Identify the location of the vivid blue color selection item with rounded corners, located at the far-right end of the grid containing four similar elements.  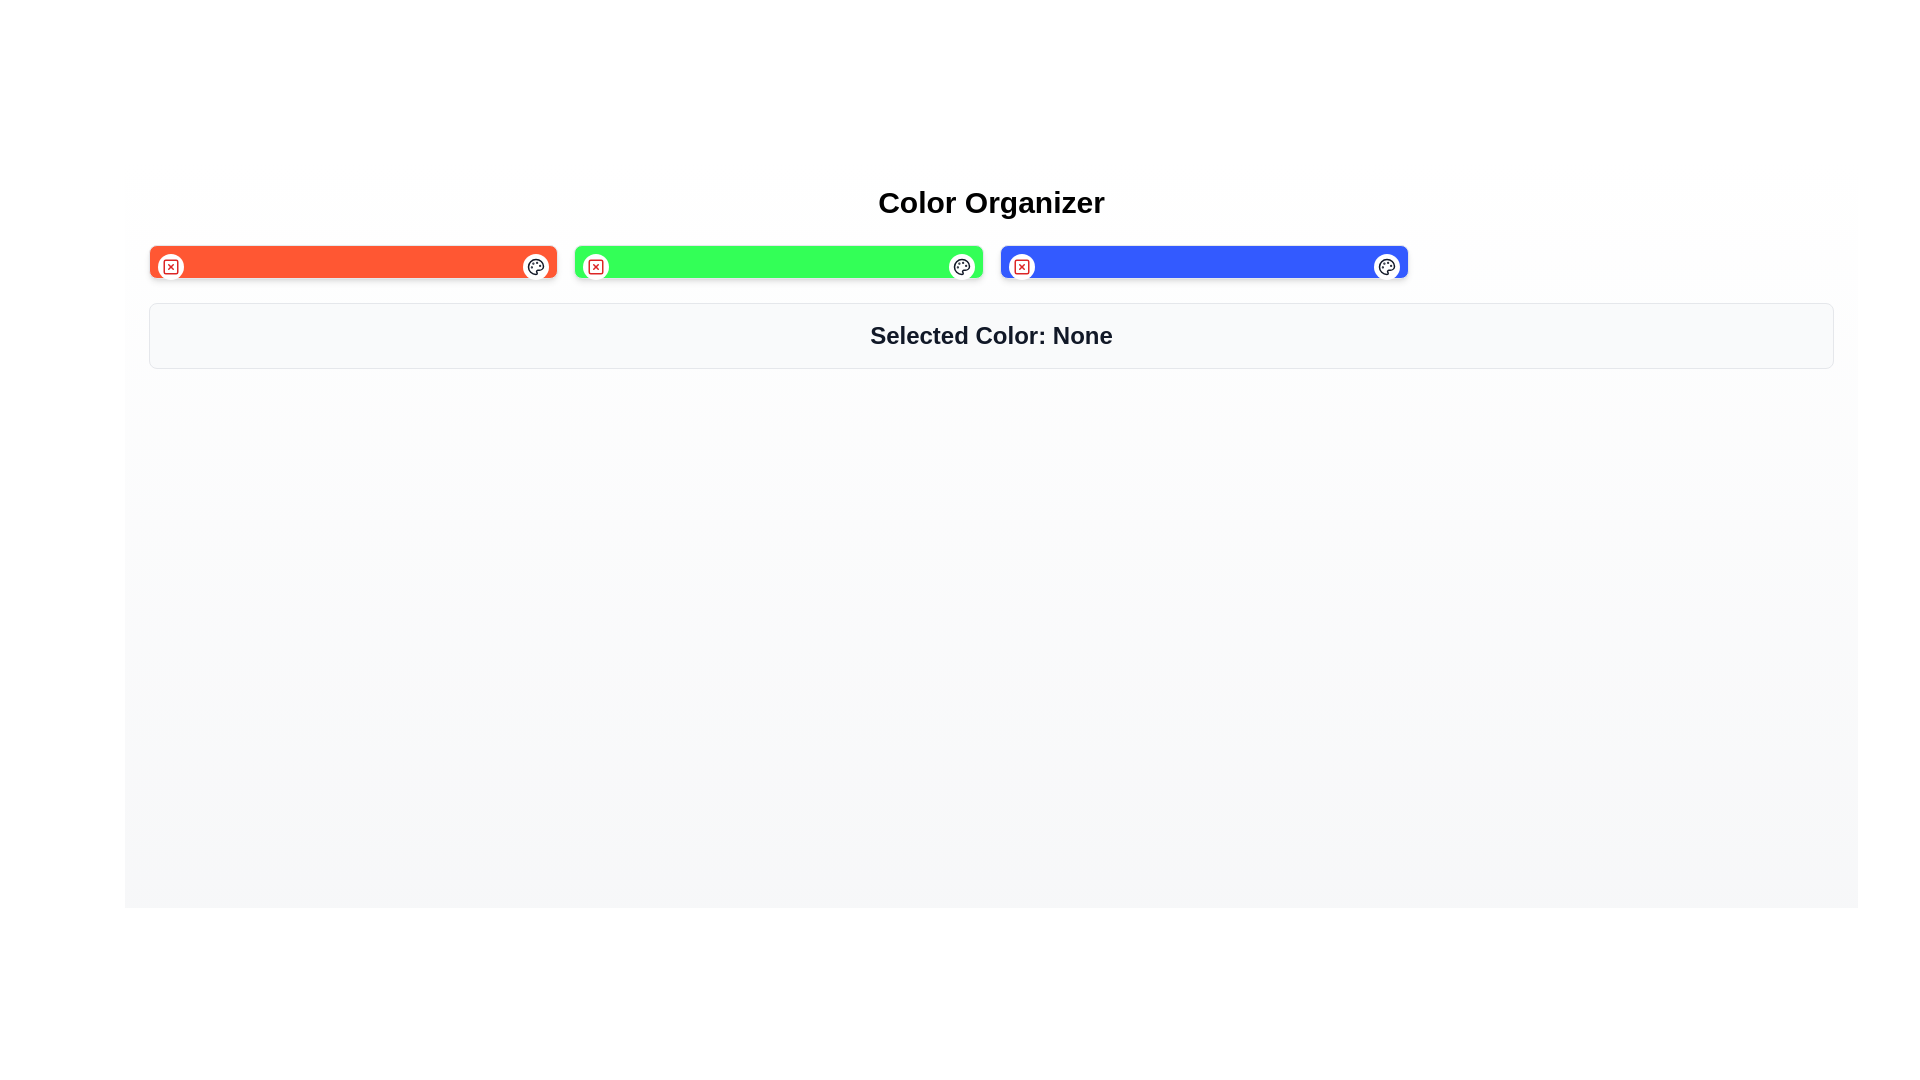
(1203, 261).